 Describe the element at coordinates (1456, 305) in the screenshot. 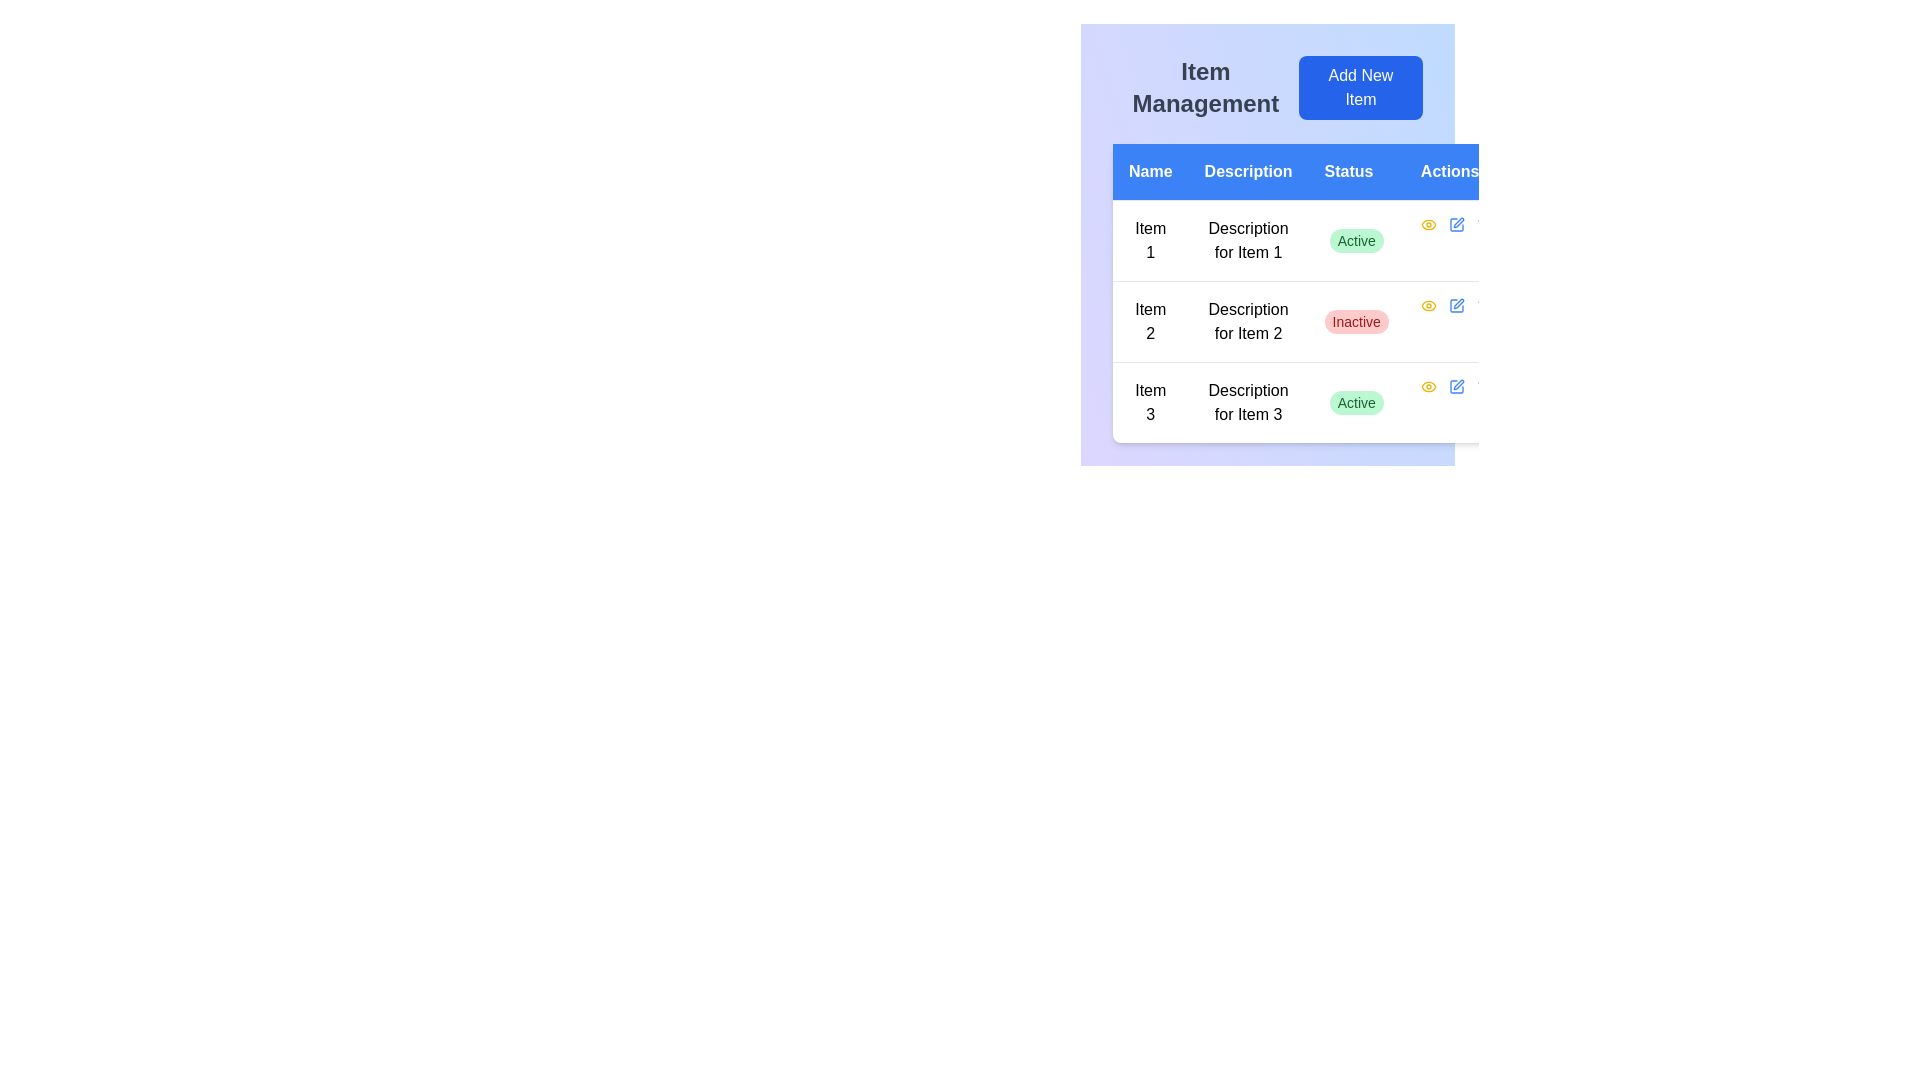

I see `the blue pen icon in the Actions column of the second row to initiate editing Item 2` at that location.